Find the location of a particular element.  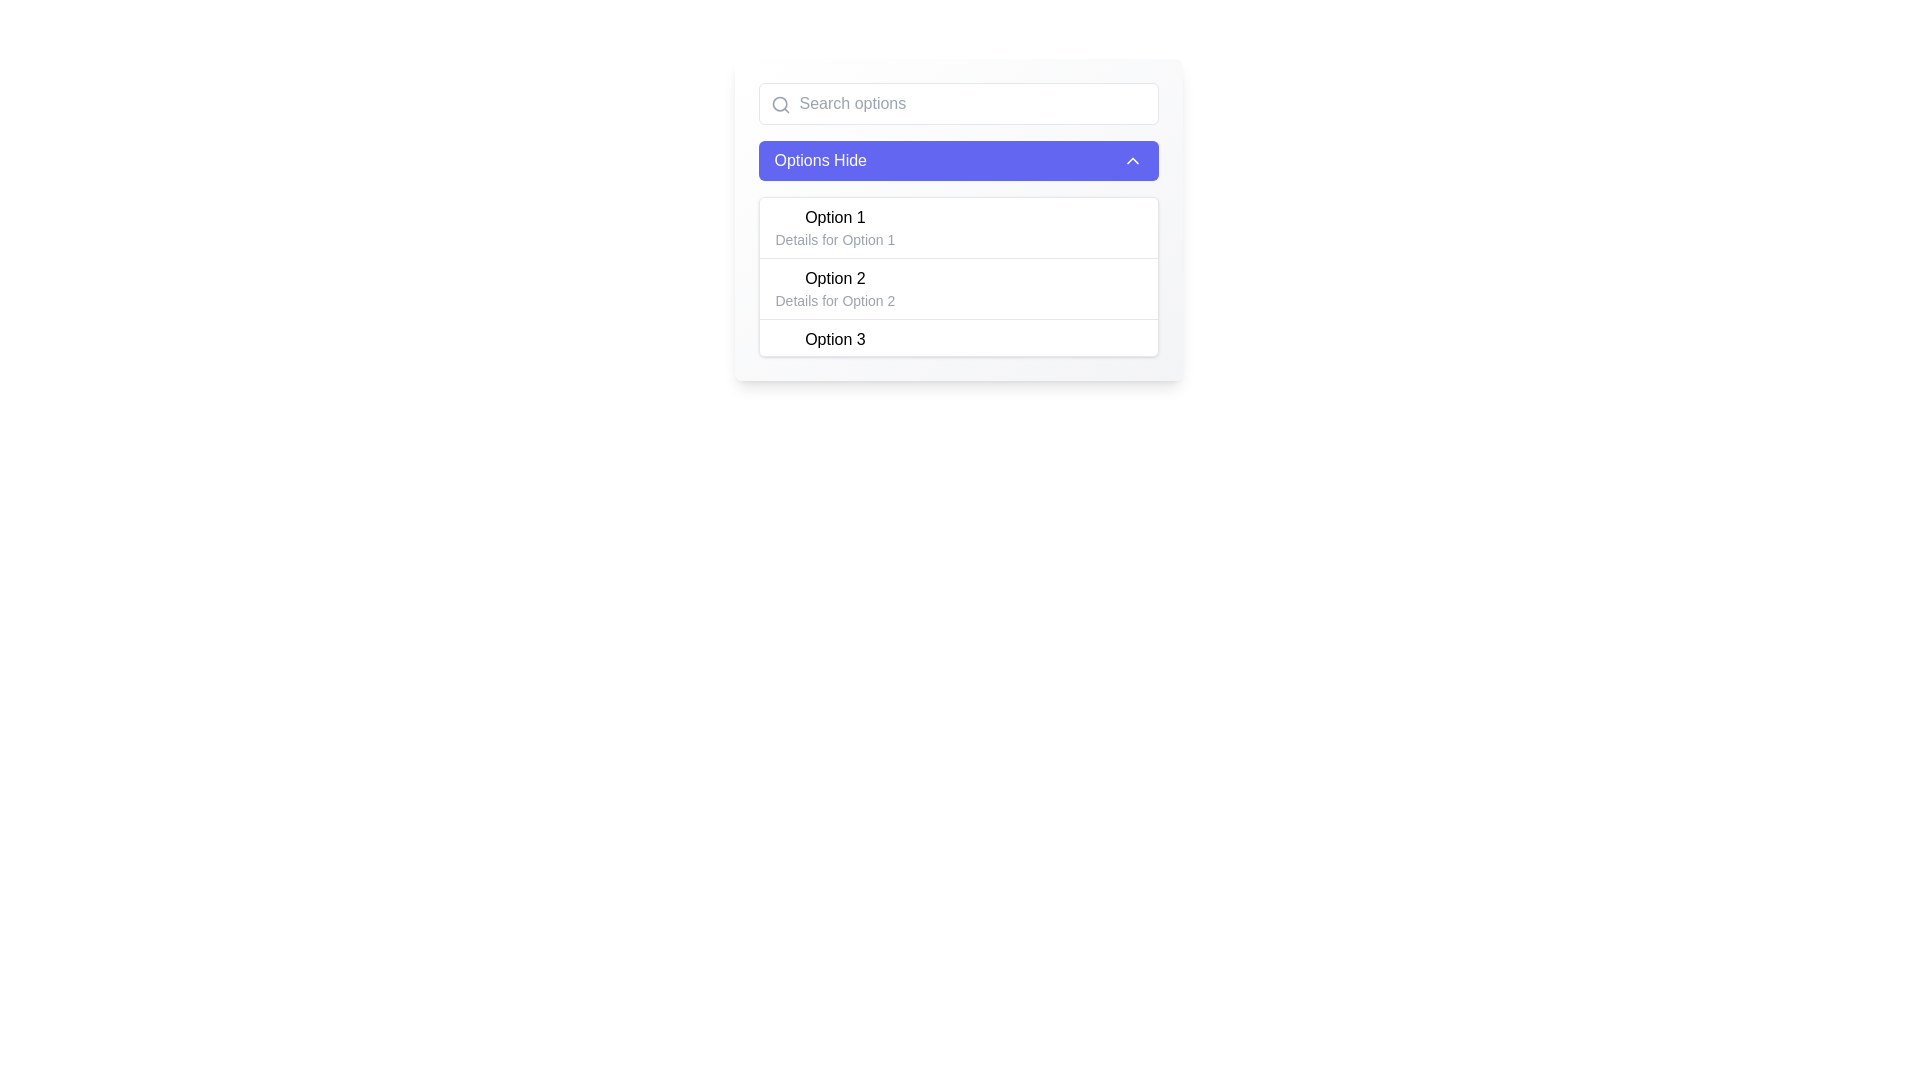

the static text element that serves as a label for the dropdown menu under 'Options Hide', which is the topmost text in its grouping is located at coordinates (835, 218).